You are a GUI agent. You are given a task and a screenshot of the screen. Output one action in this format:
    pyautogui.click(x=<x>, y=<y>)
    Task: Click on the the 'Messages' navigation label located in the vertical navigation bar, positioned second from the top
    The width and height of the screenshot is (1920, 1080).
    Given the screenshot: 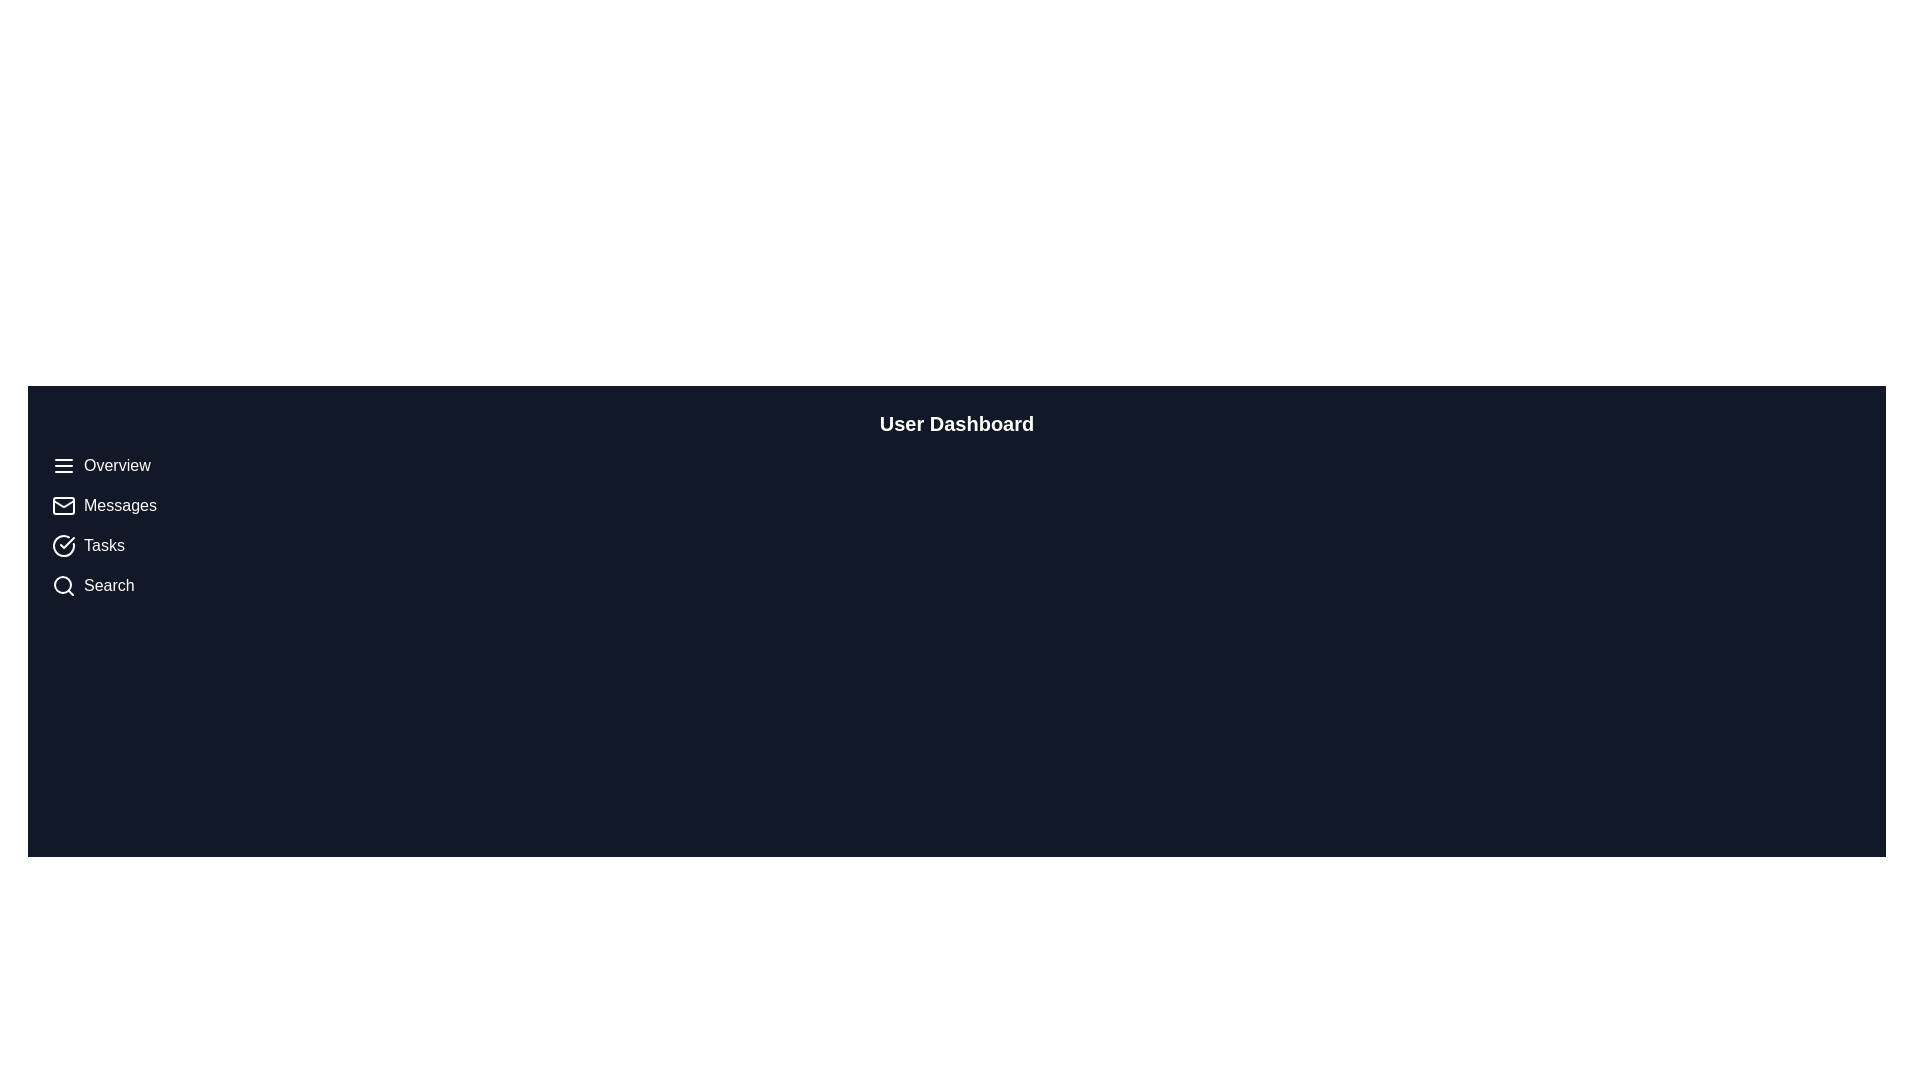 What is the action you would take?
    pyautogui.click(x=119, y=504)
    